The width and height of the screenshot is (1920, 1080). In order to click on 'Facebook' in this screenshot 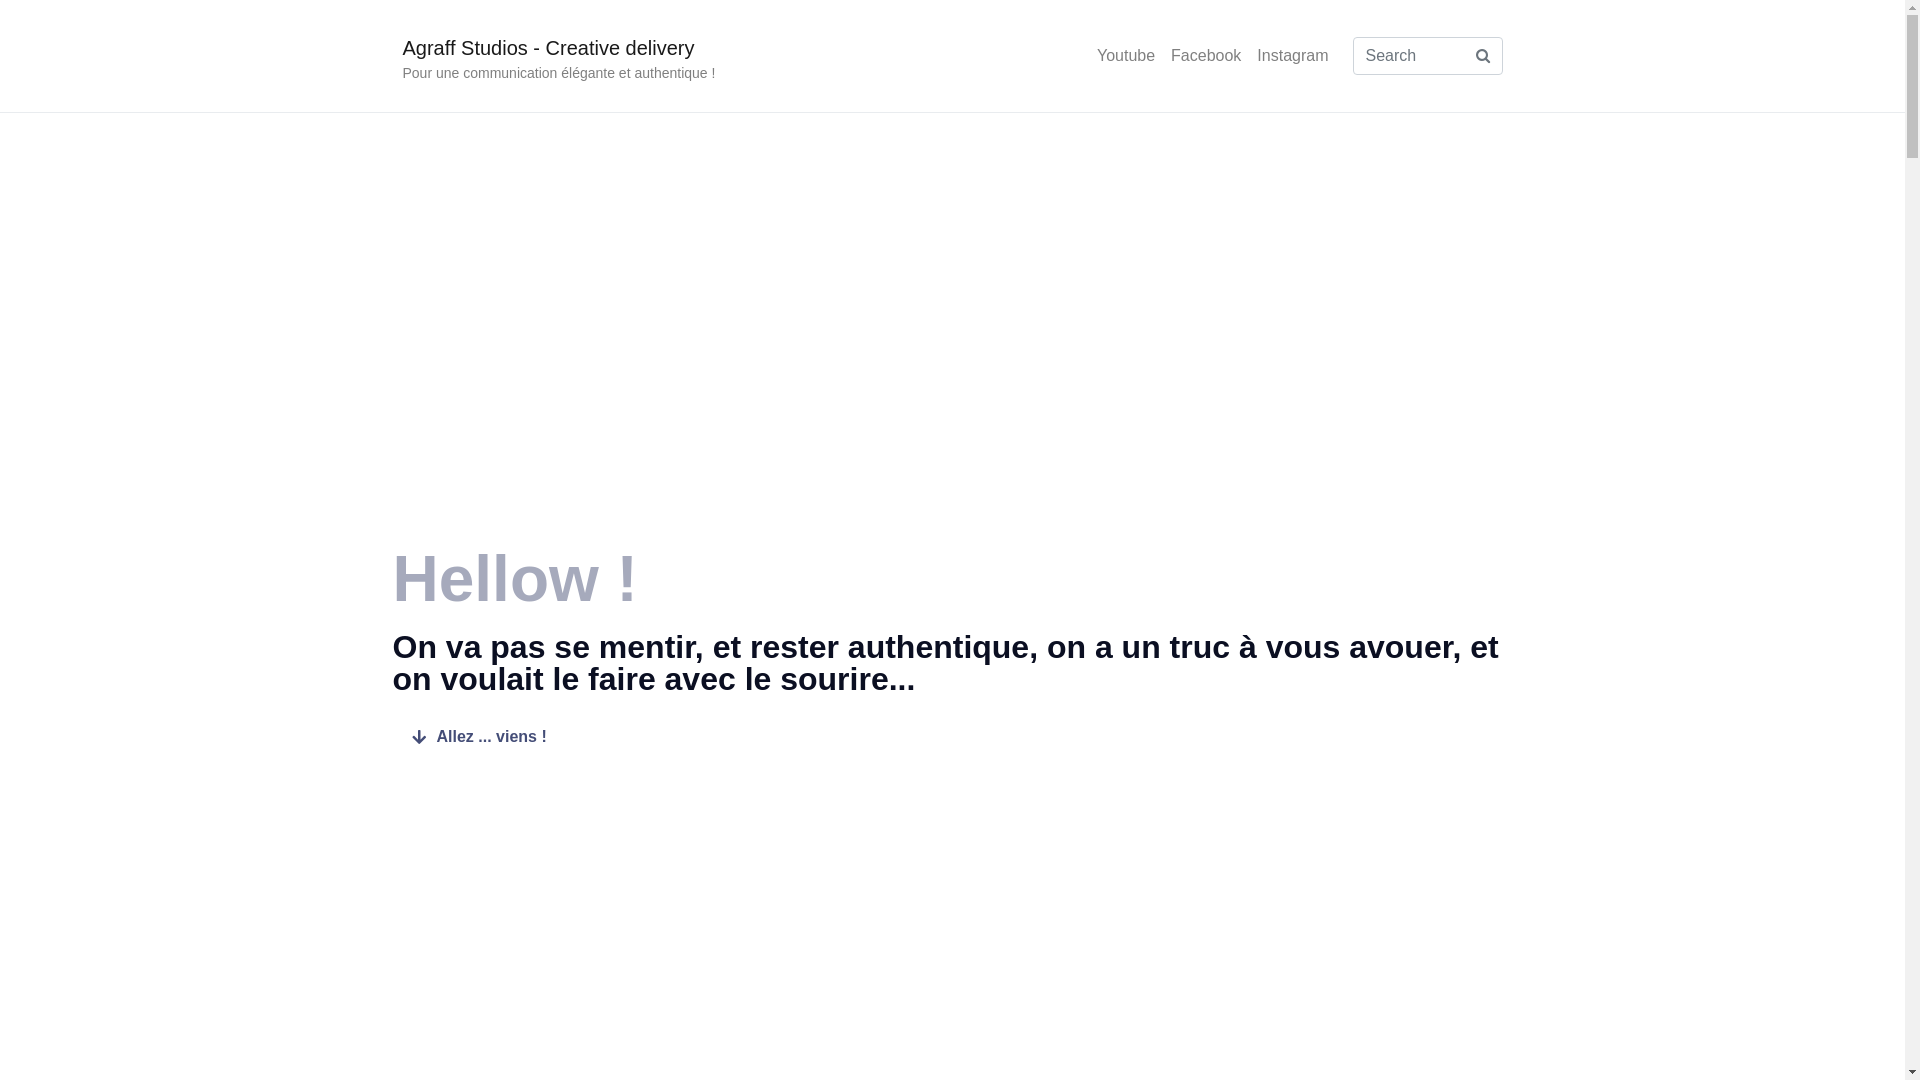, I will do `click(1204, 55)`.